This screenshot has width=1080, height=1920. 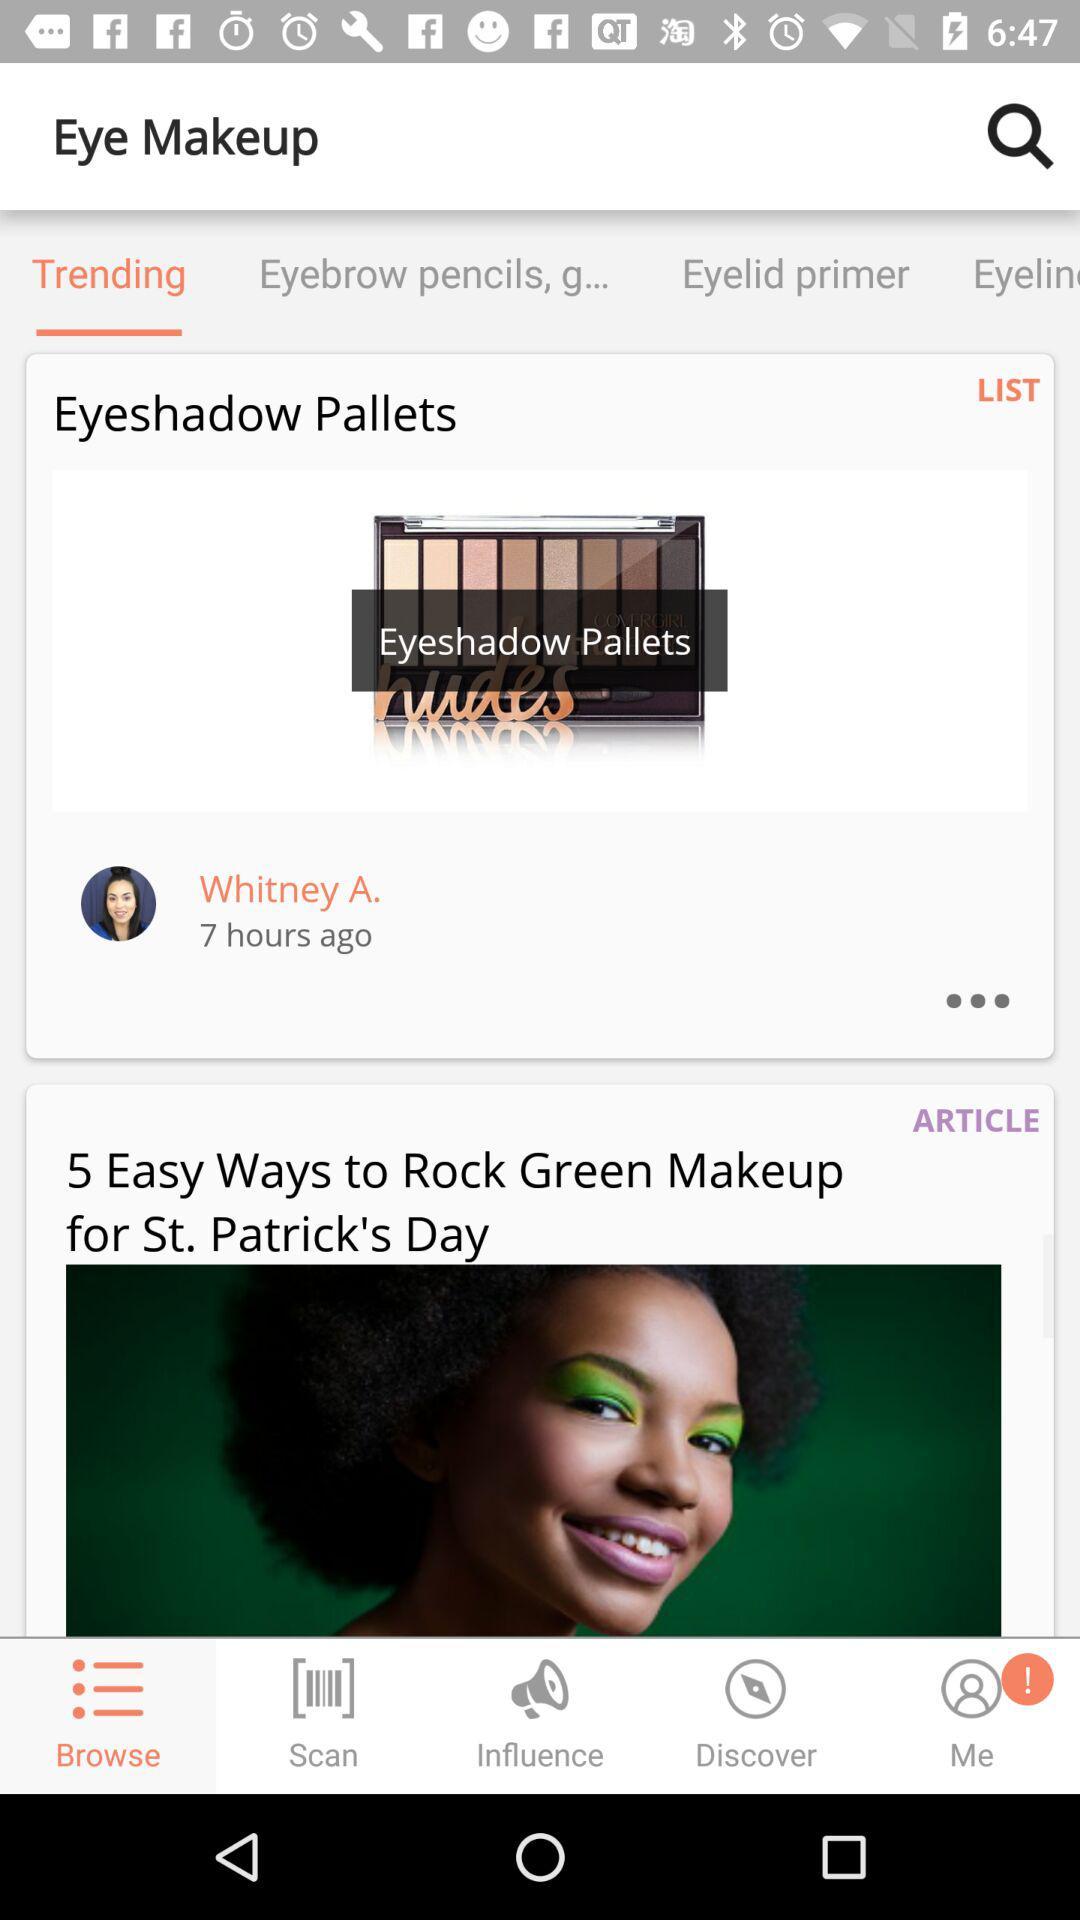 What do you see at coordinates (481, 1200) in the screenshot?
I see `item next to the article item` at bounding box center [481, 1200].